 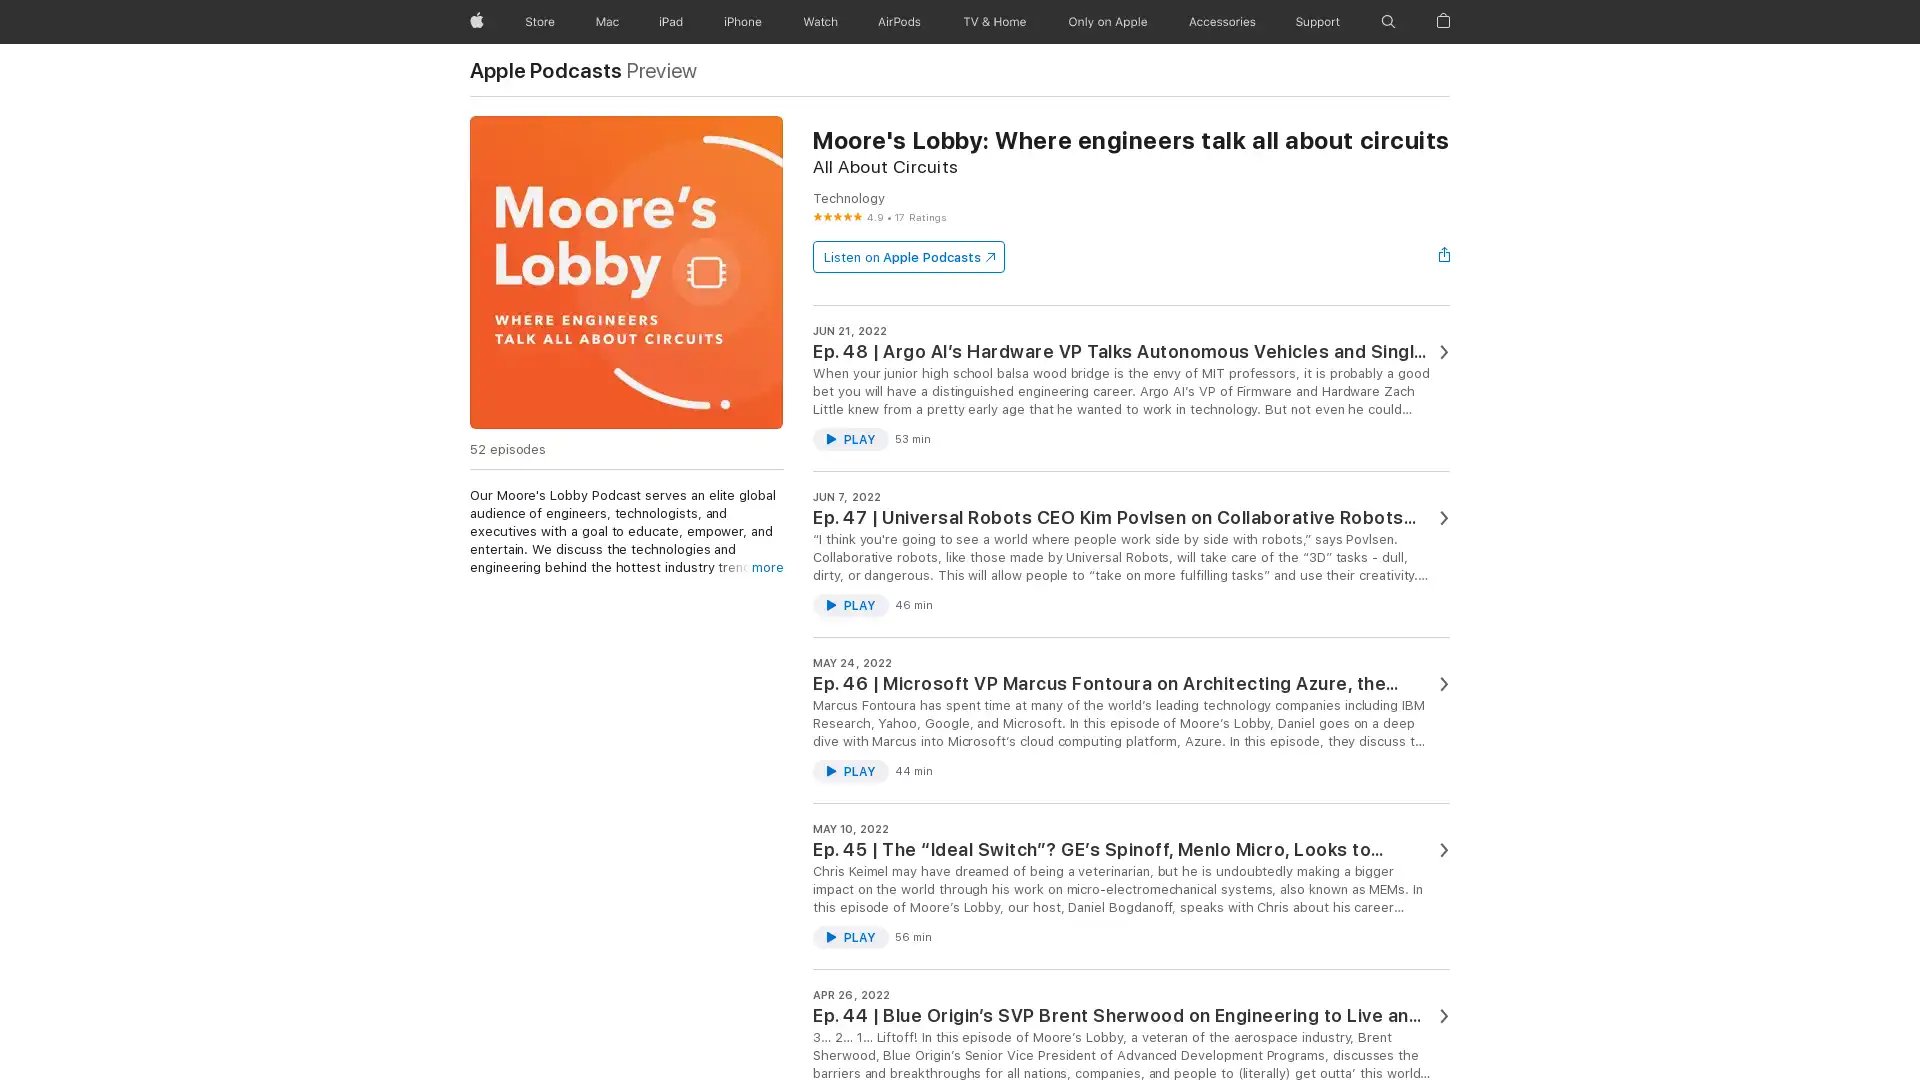 I want to click on Play Ep. 46 | Microsoft VP Marcus Fontoura on Architecting Azure, the Worlds Computer by @@podcastArtist@@, so click(x=850, y=770).